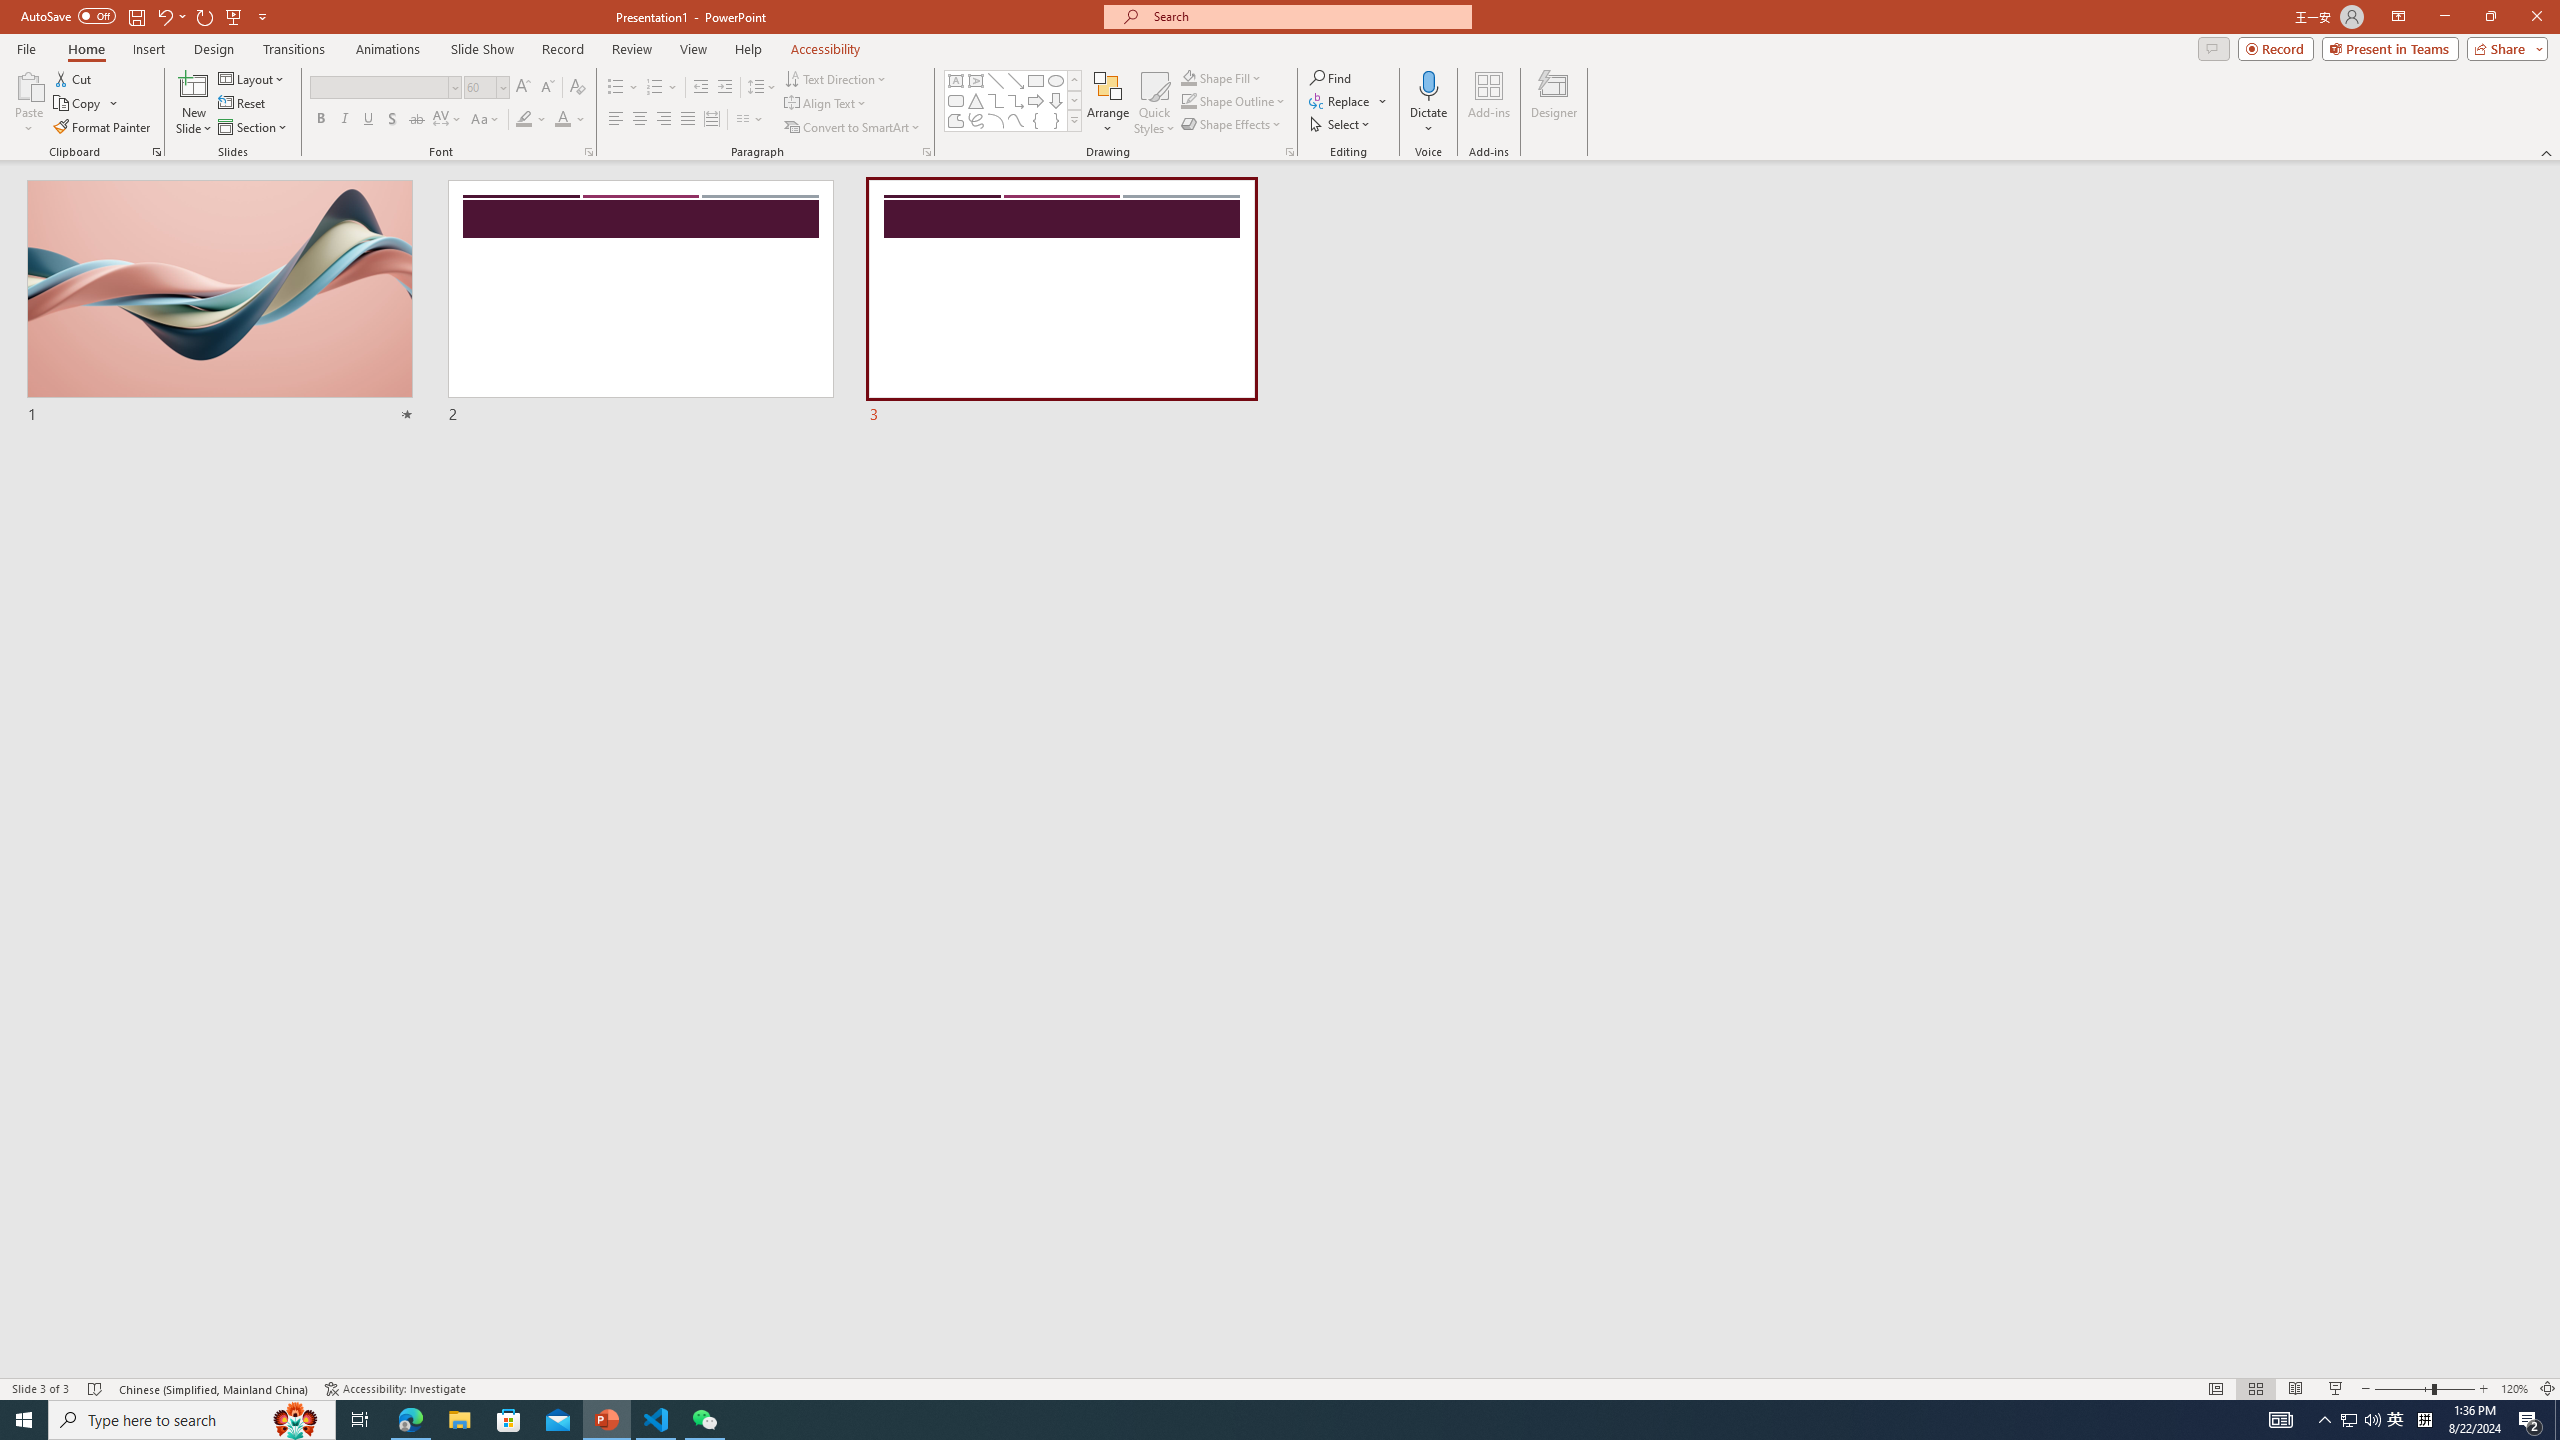  I want to click on 'Zoom 120%', so click(2515, 1389).